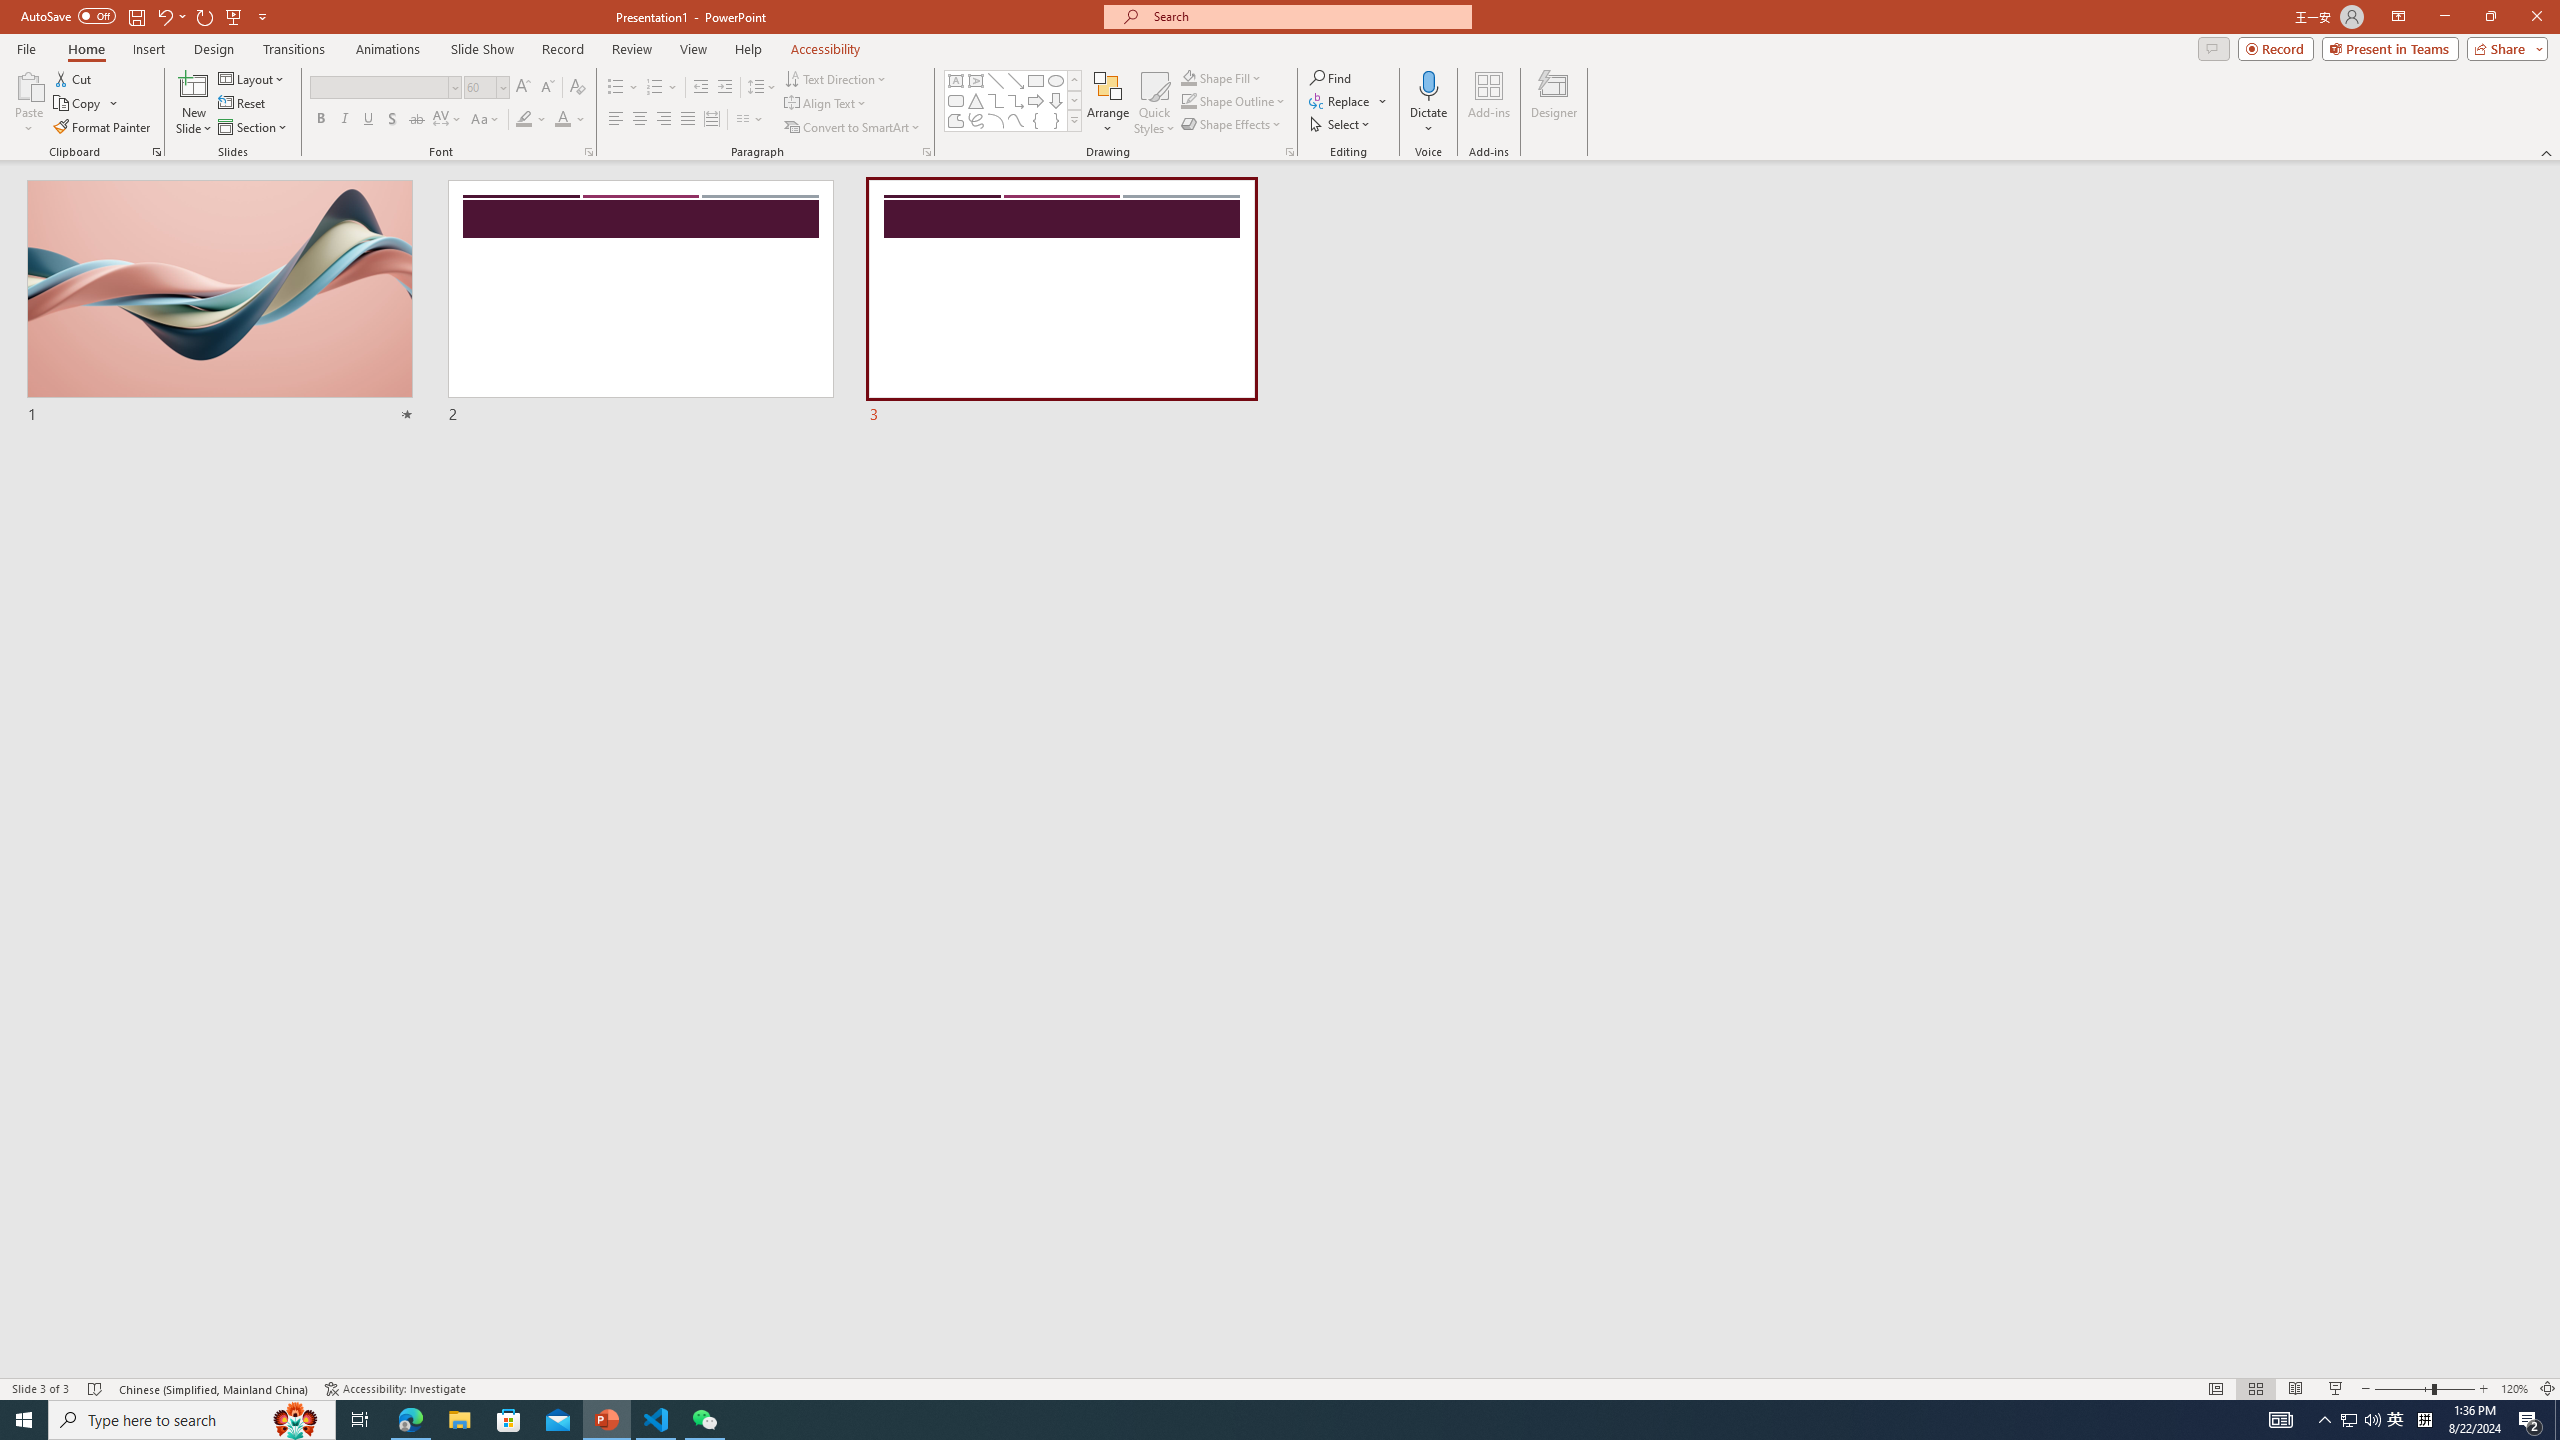  I want to click on 'Zoom 120%', so click(2515, 1389).